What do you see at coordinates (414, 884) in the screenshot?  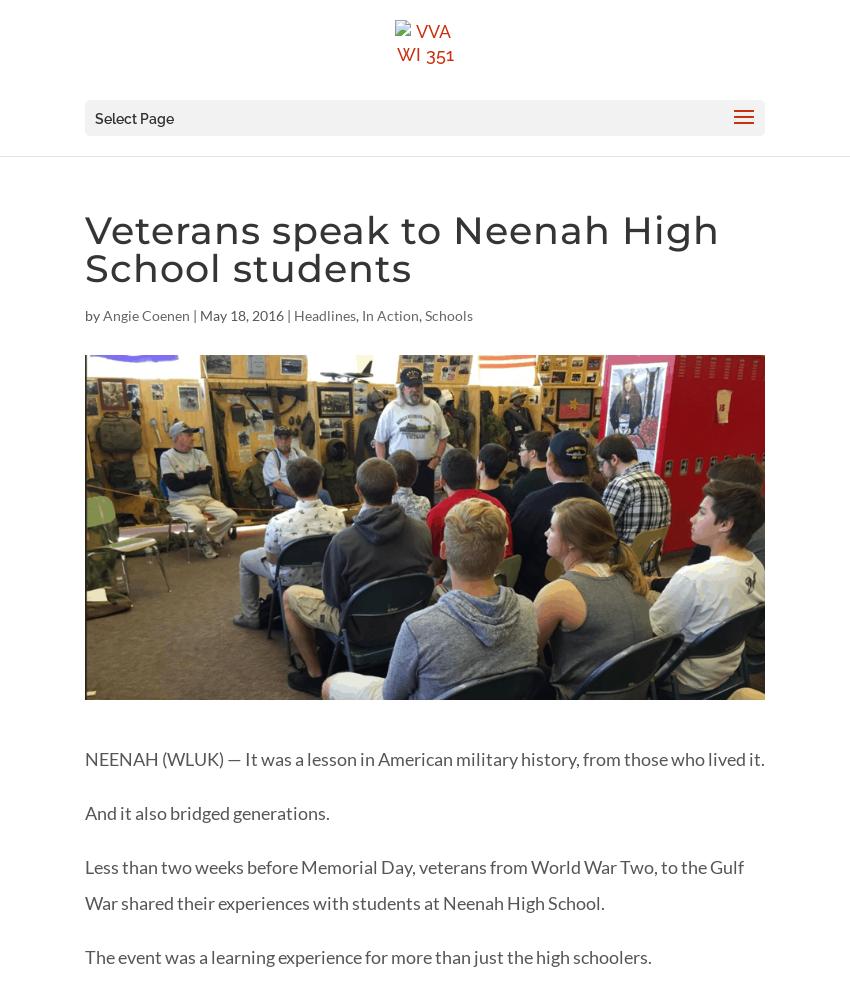 I see `'Less than two weeks before Memorial Day, veterans from World War Two, to the Gulf War shared their experiences with students at Neenah High School.'` at bounding box center [414, 884].